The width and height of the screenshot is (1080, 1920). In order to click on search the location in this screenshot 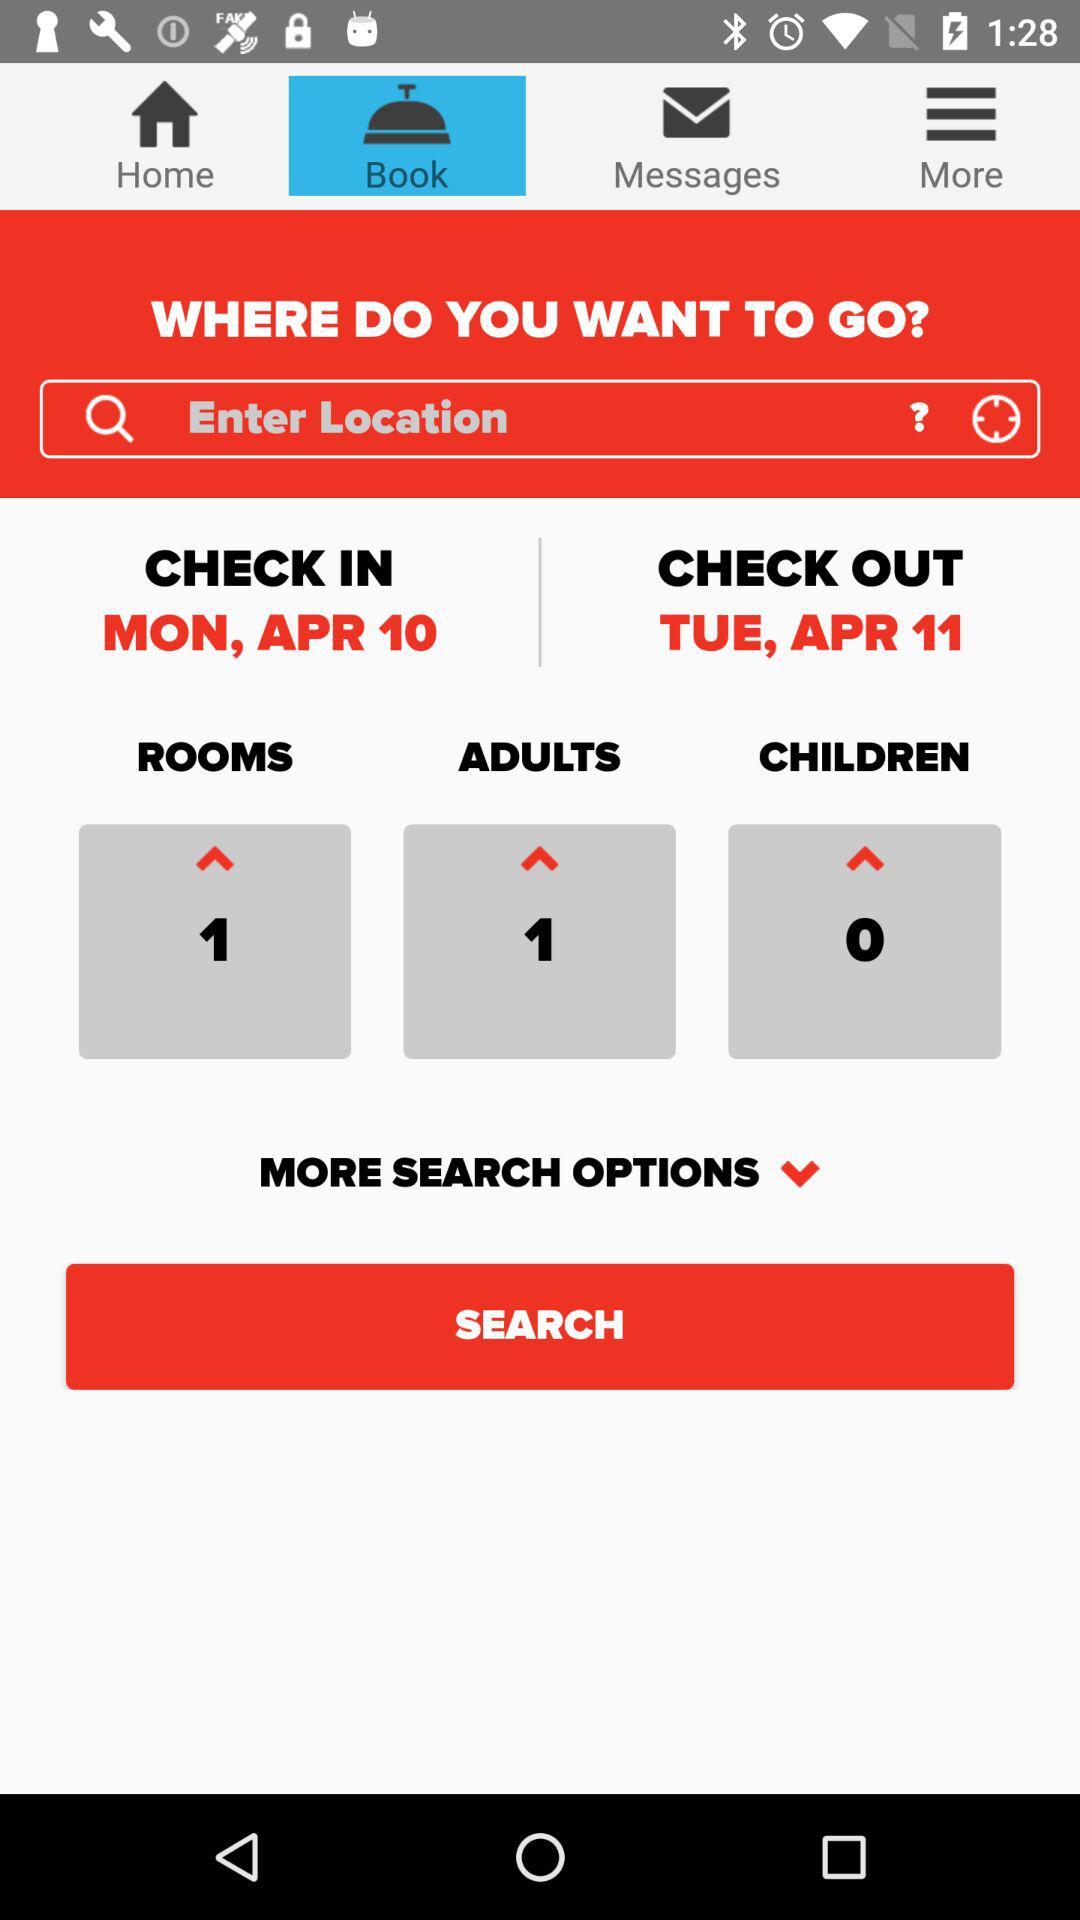, I will do `click(109, 417)`.